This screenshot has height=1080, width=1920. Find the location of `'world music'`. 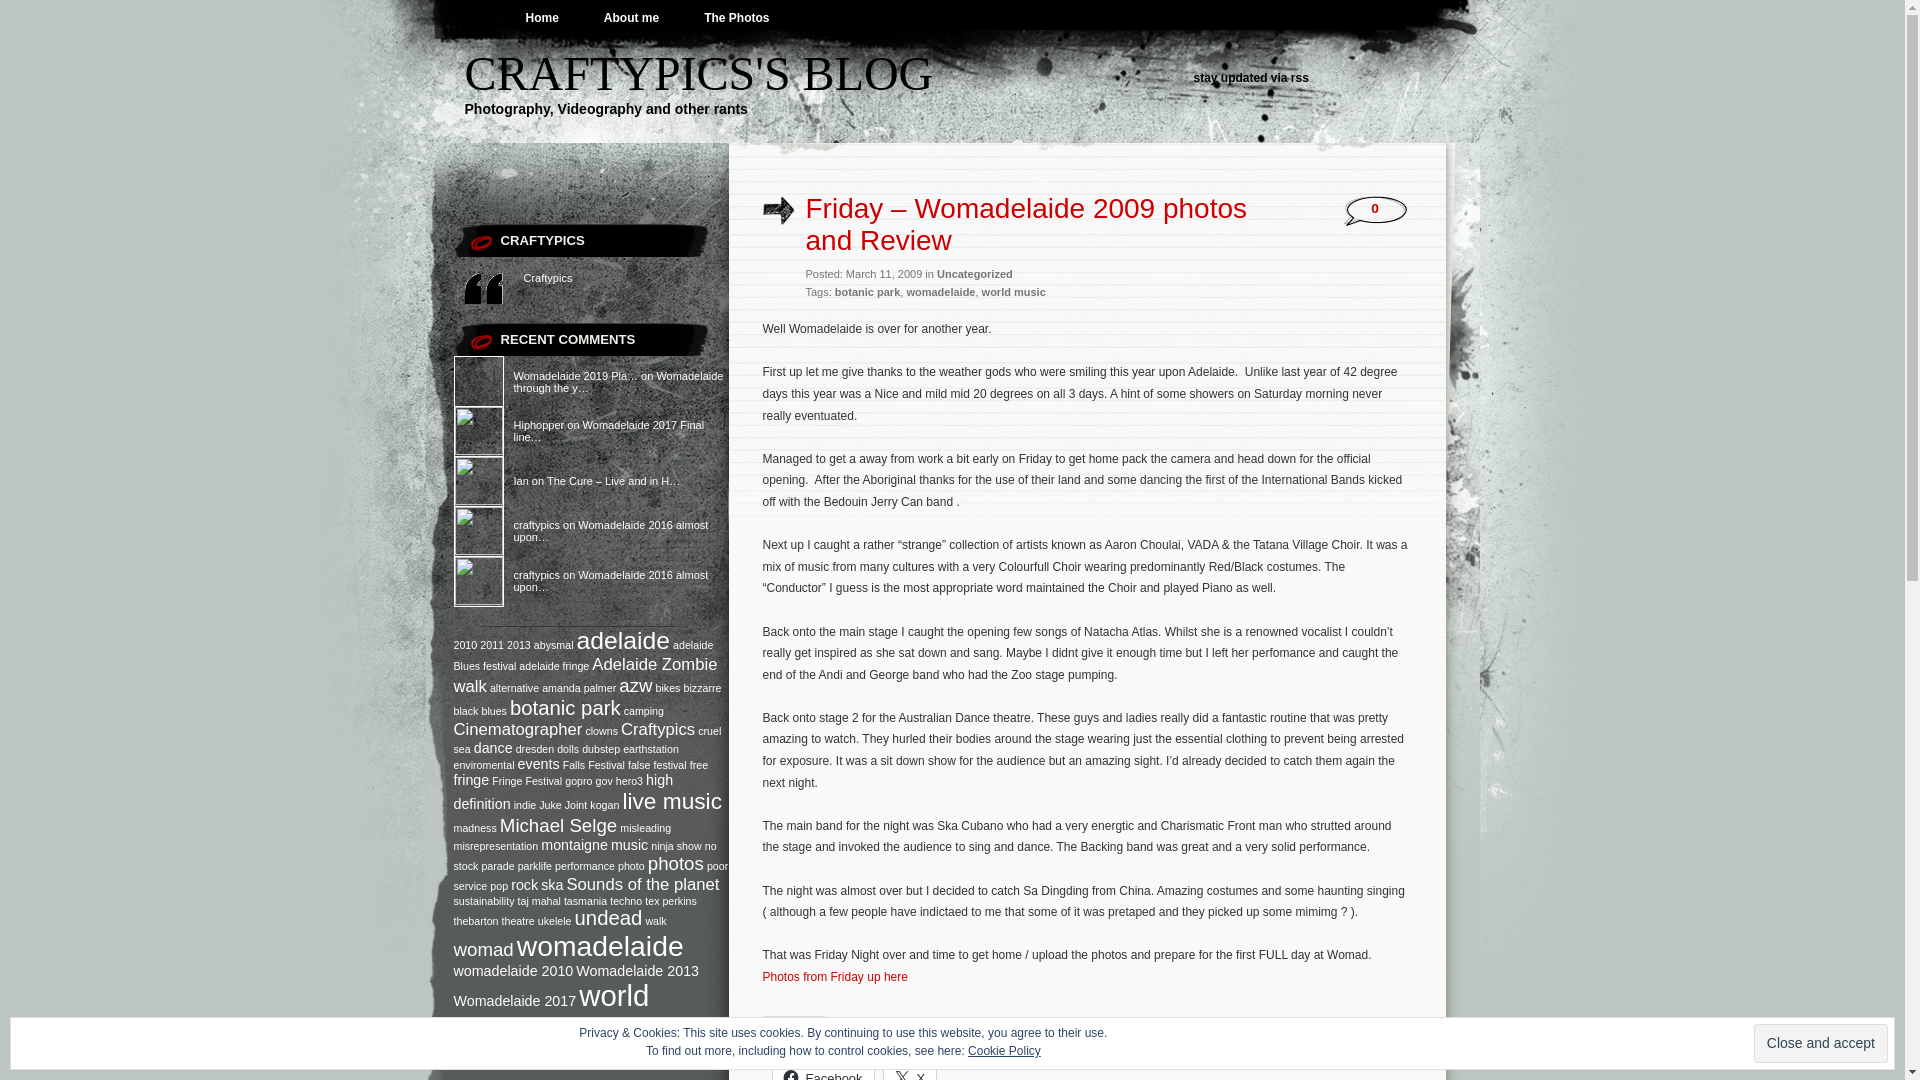

'world music' is located at coordinates (1013, 292).